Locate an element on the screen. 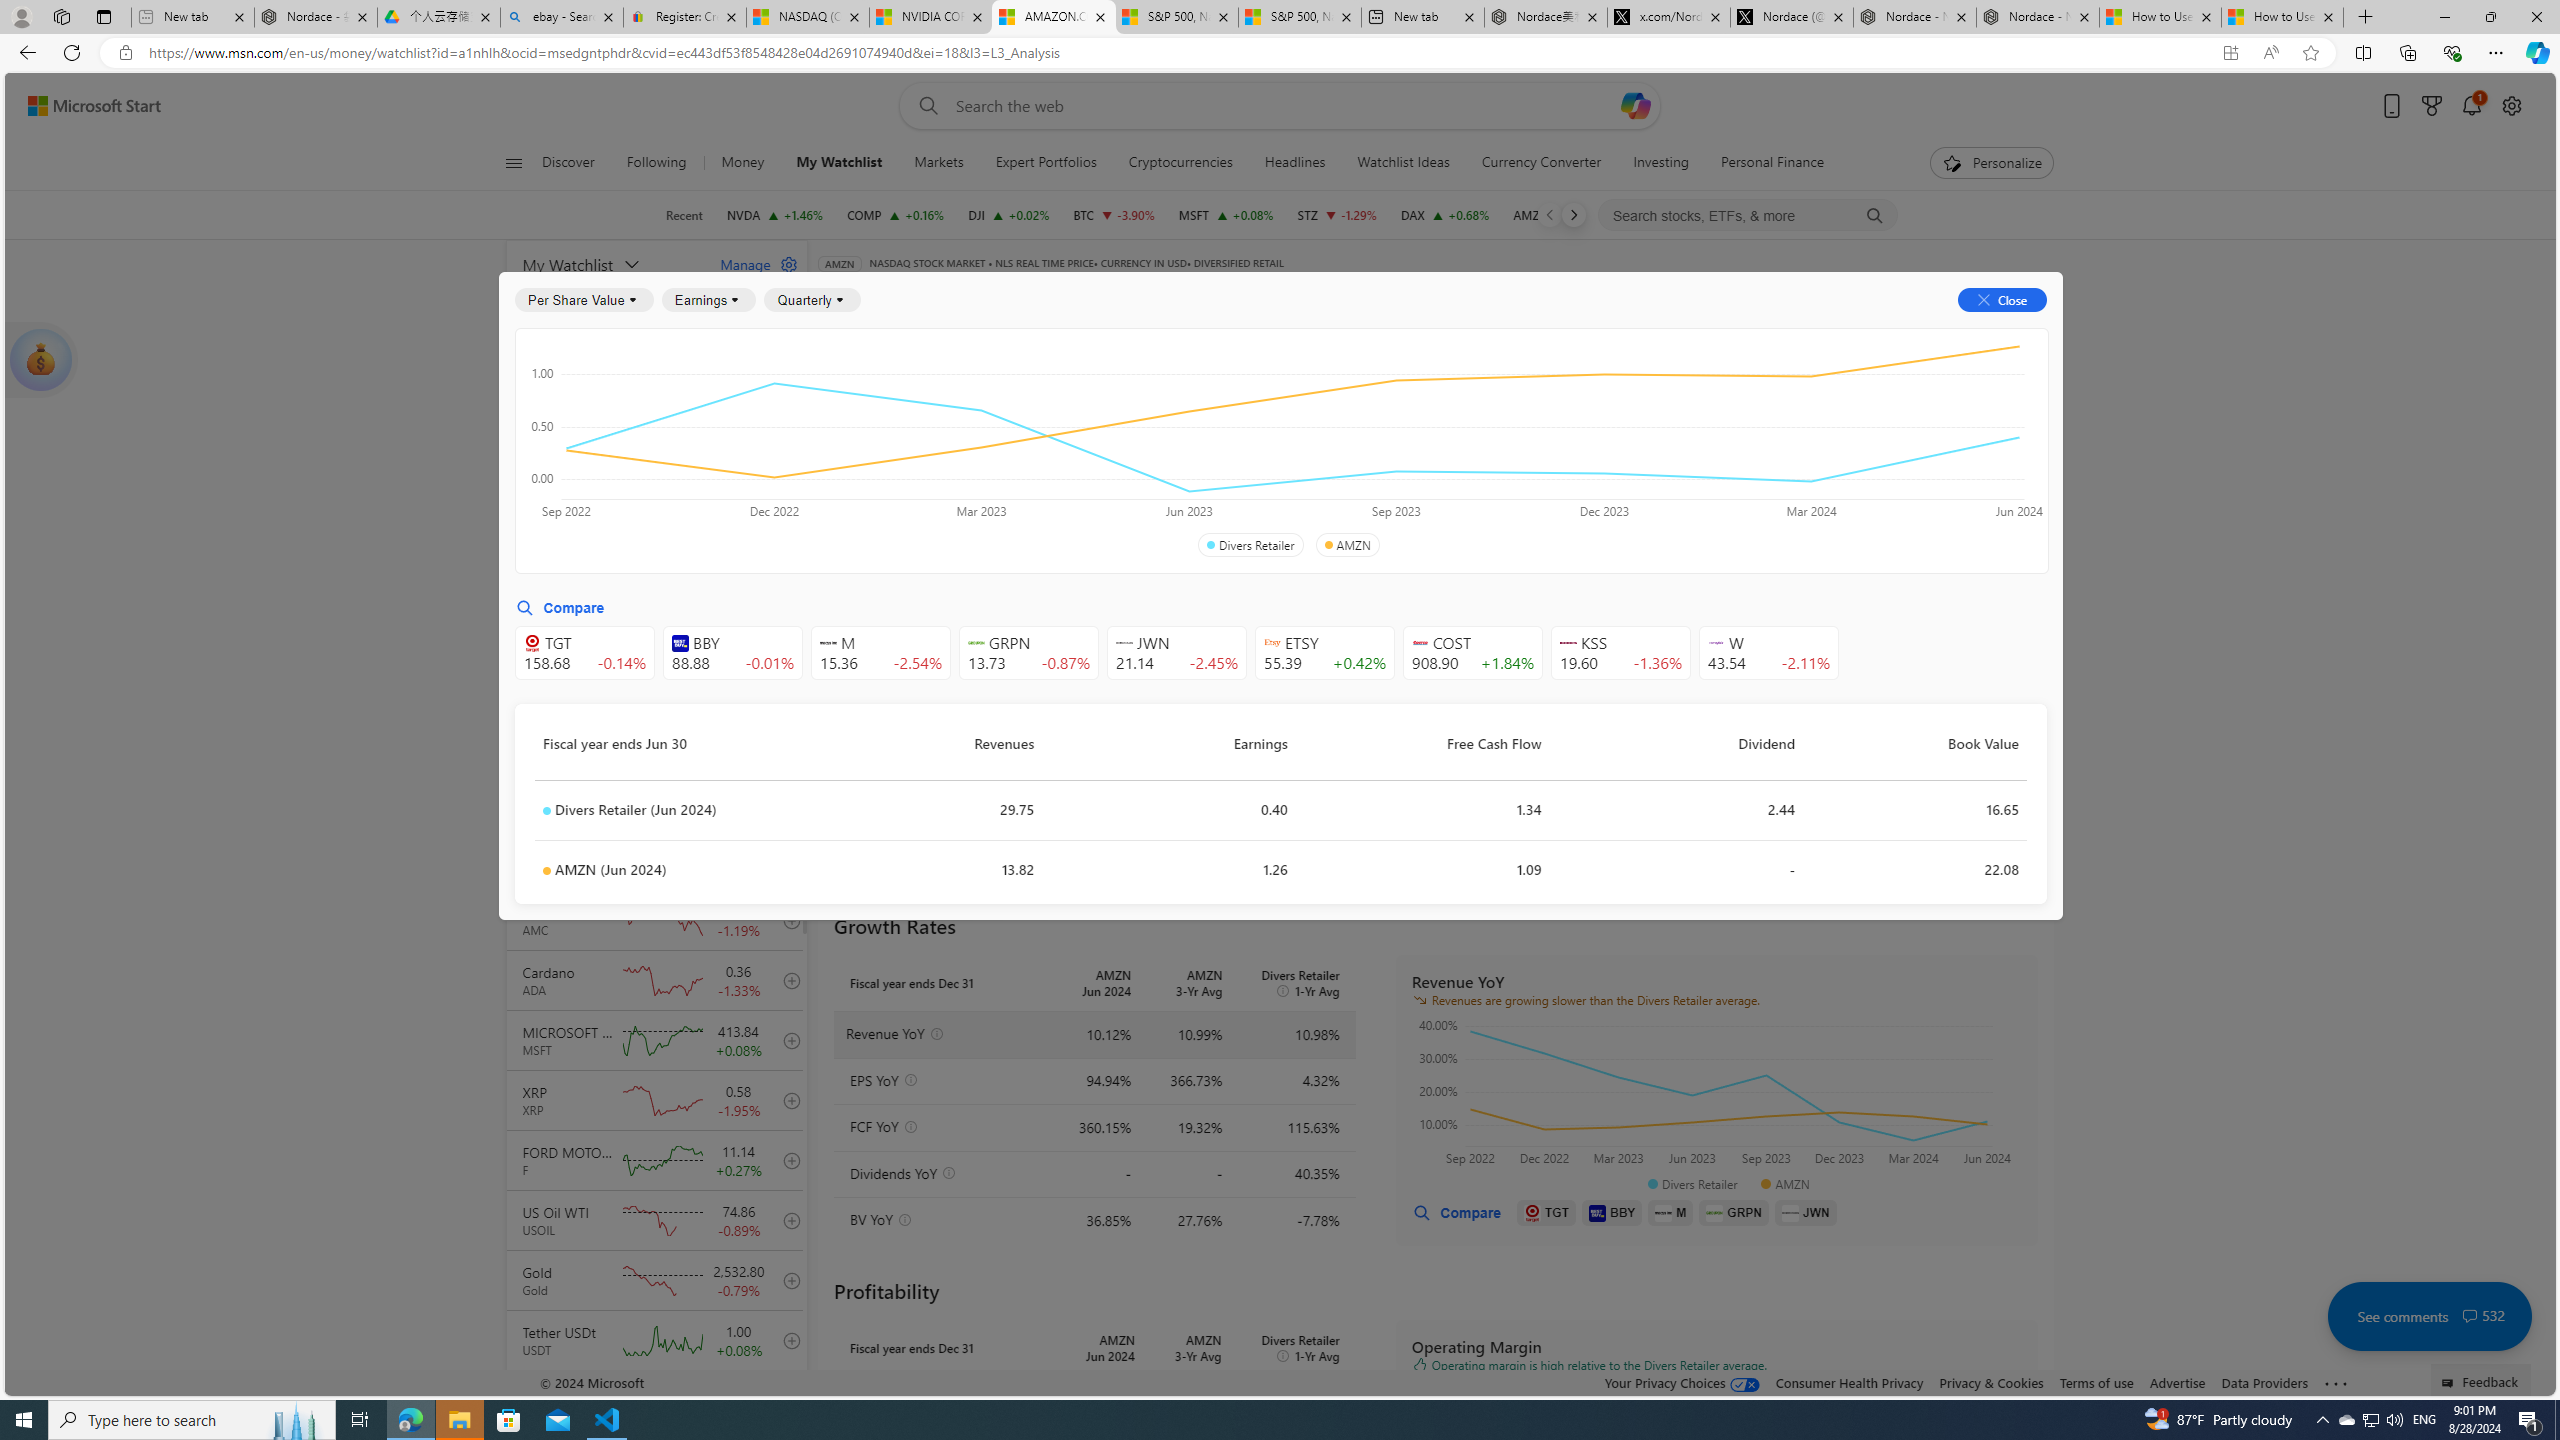  'Class: symbolDot-DS-EntryPoint1-2' is located at coordinates (546, 870).